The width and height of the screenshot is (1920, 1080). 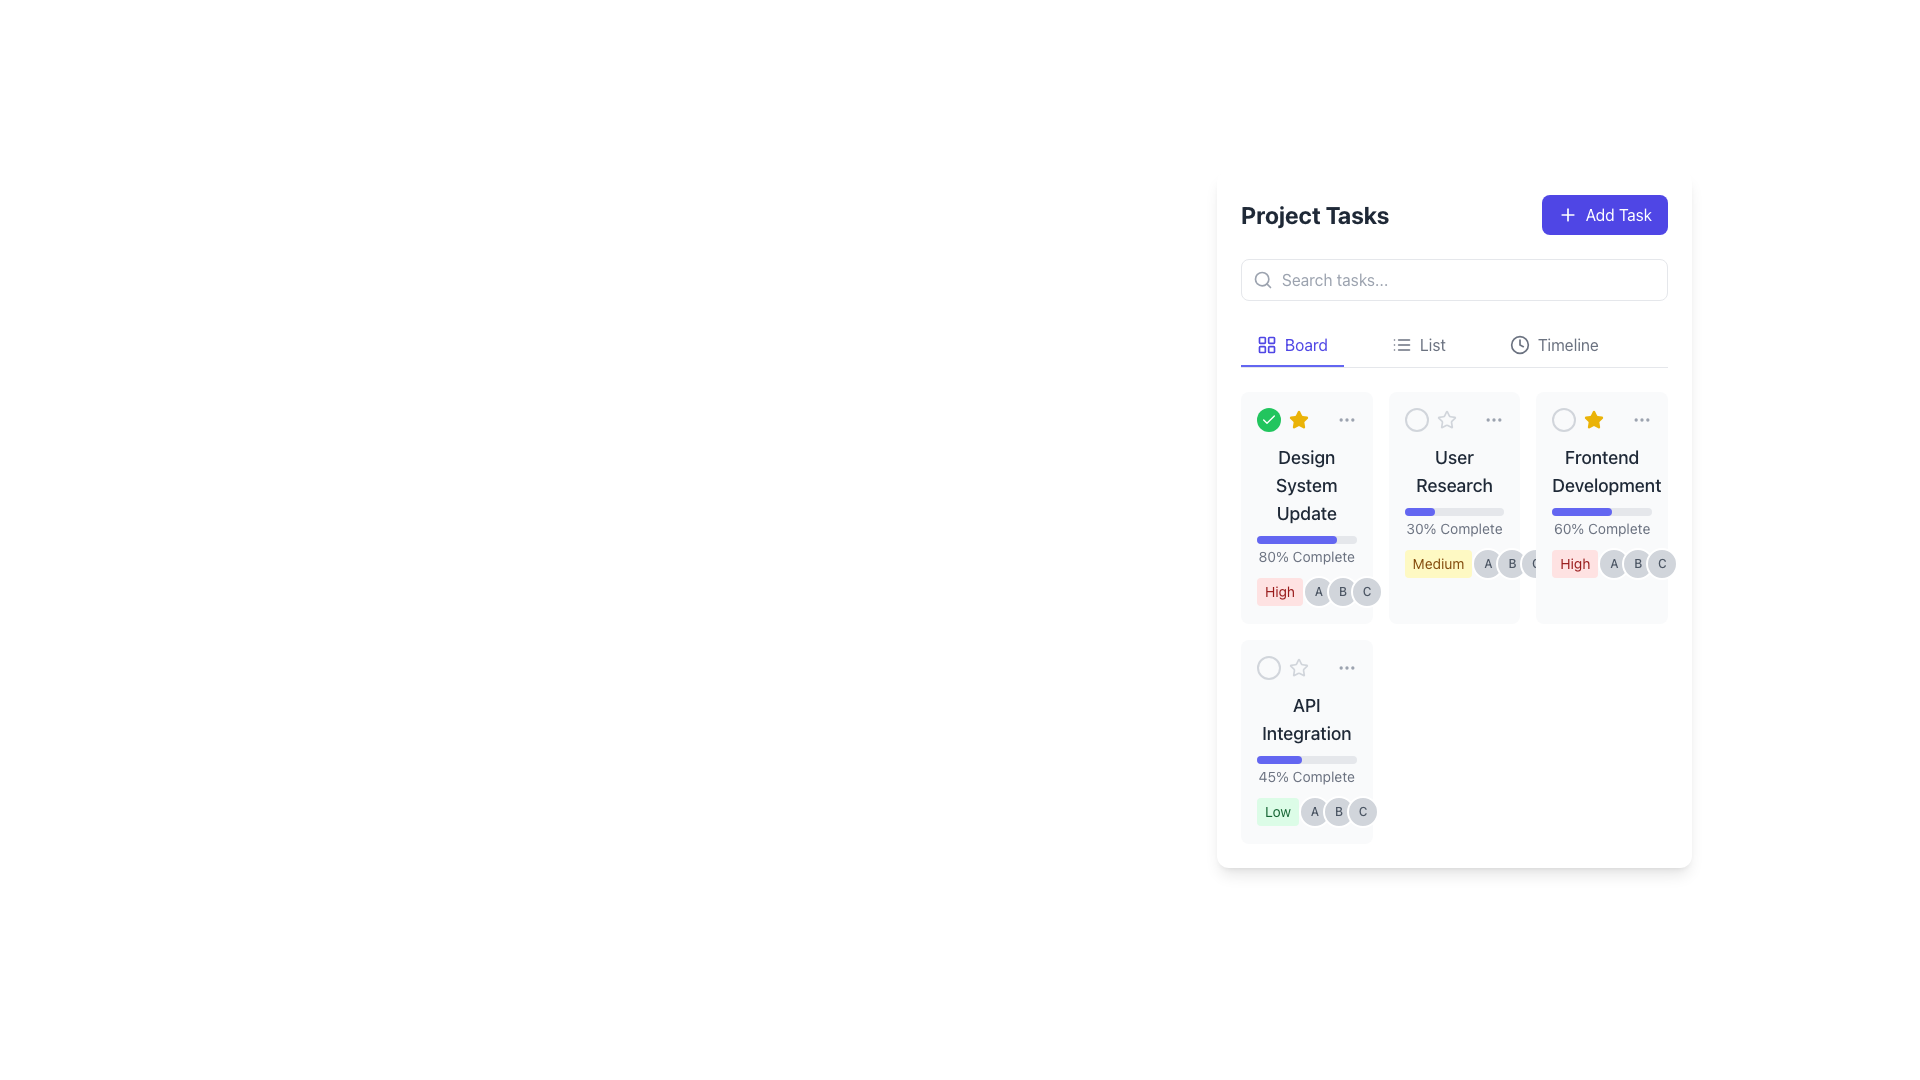 I want to click on progress bar segment indicating a 30% completion status for the task item labeled 'User Research' for its style attributes, so click(x=1418, y=511).